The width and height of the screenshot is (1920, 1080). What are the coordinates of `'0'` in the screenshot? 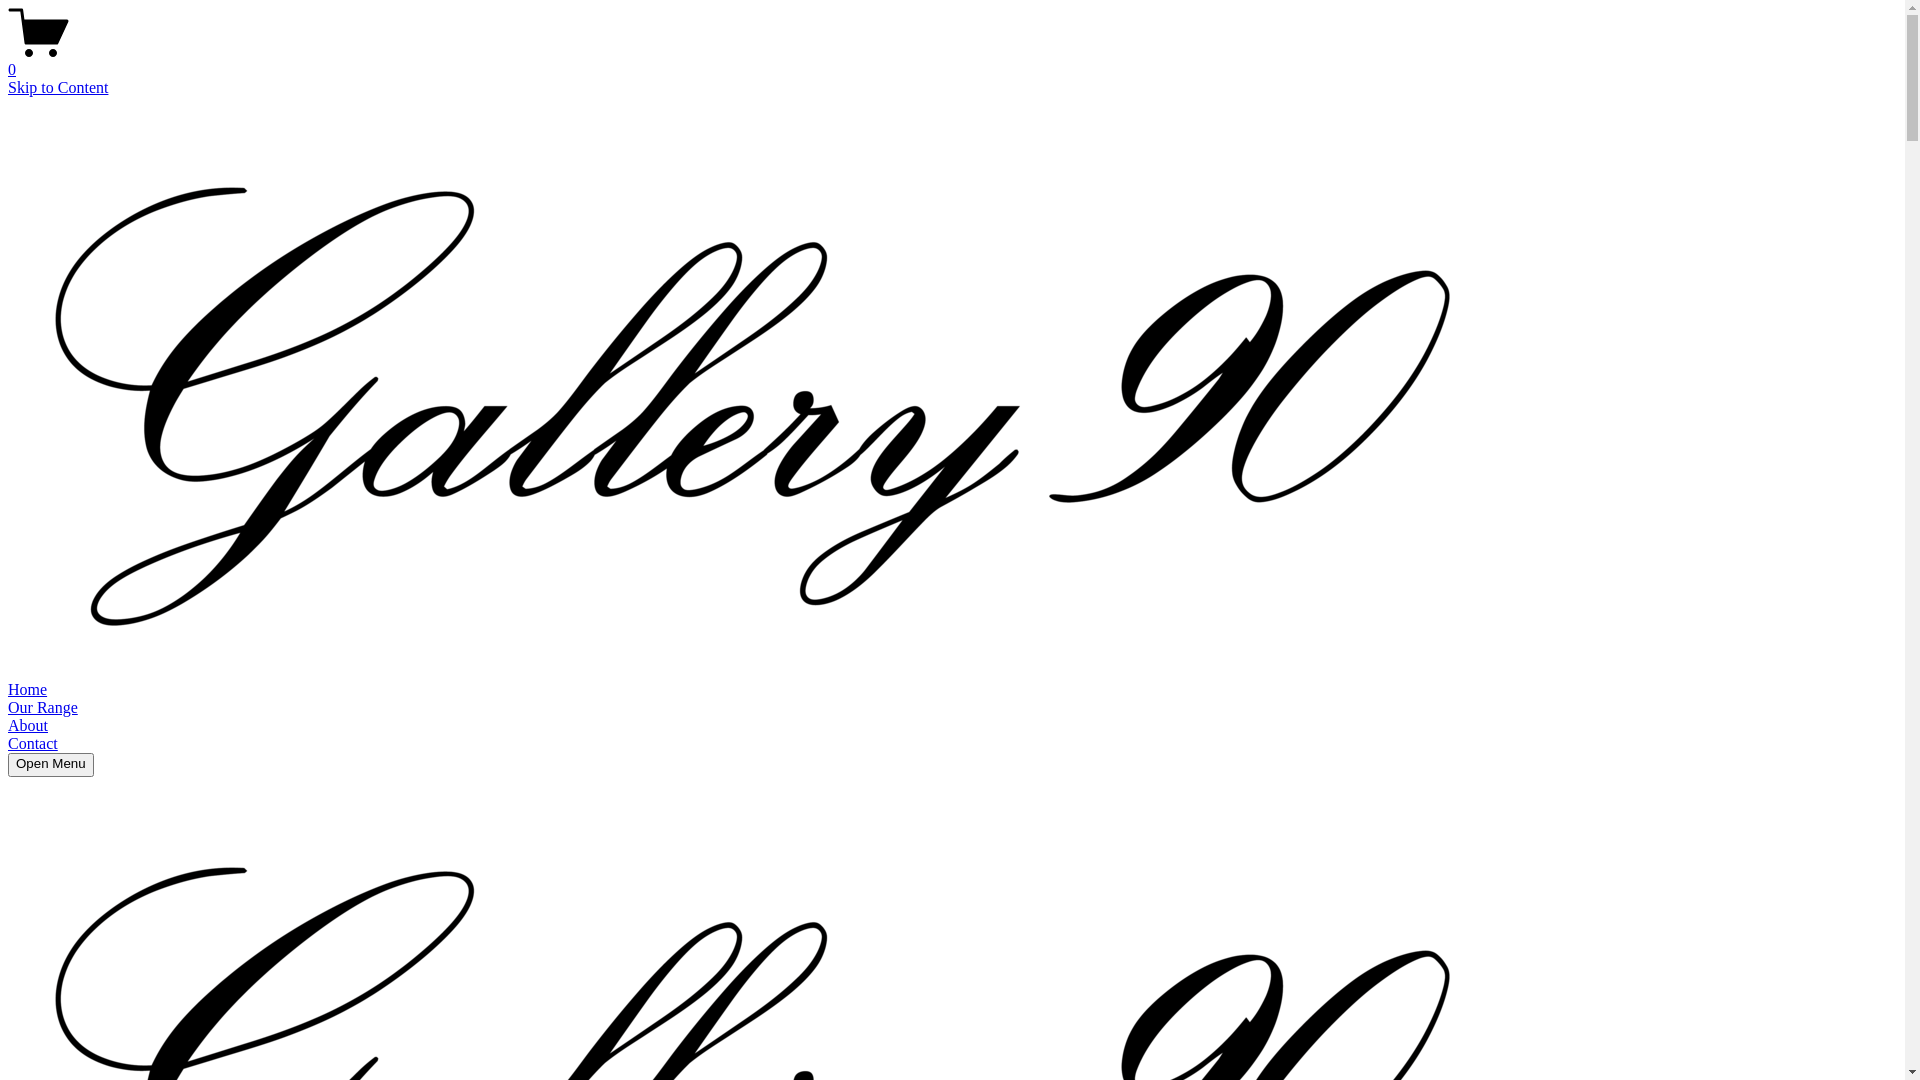 It's located at (951, 60).